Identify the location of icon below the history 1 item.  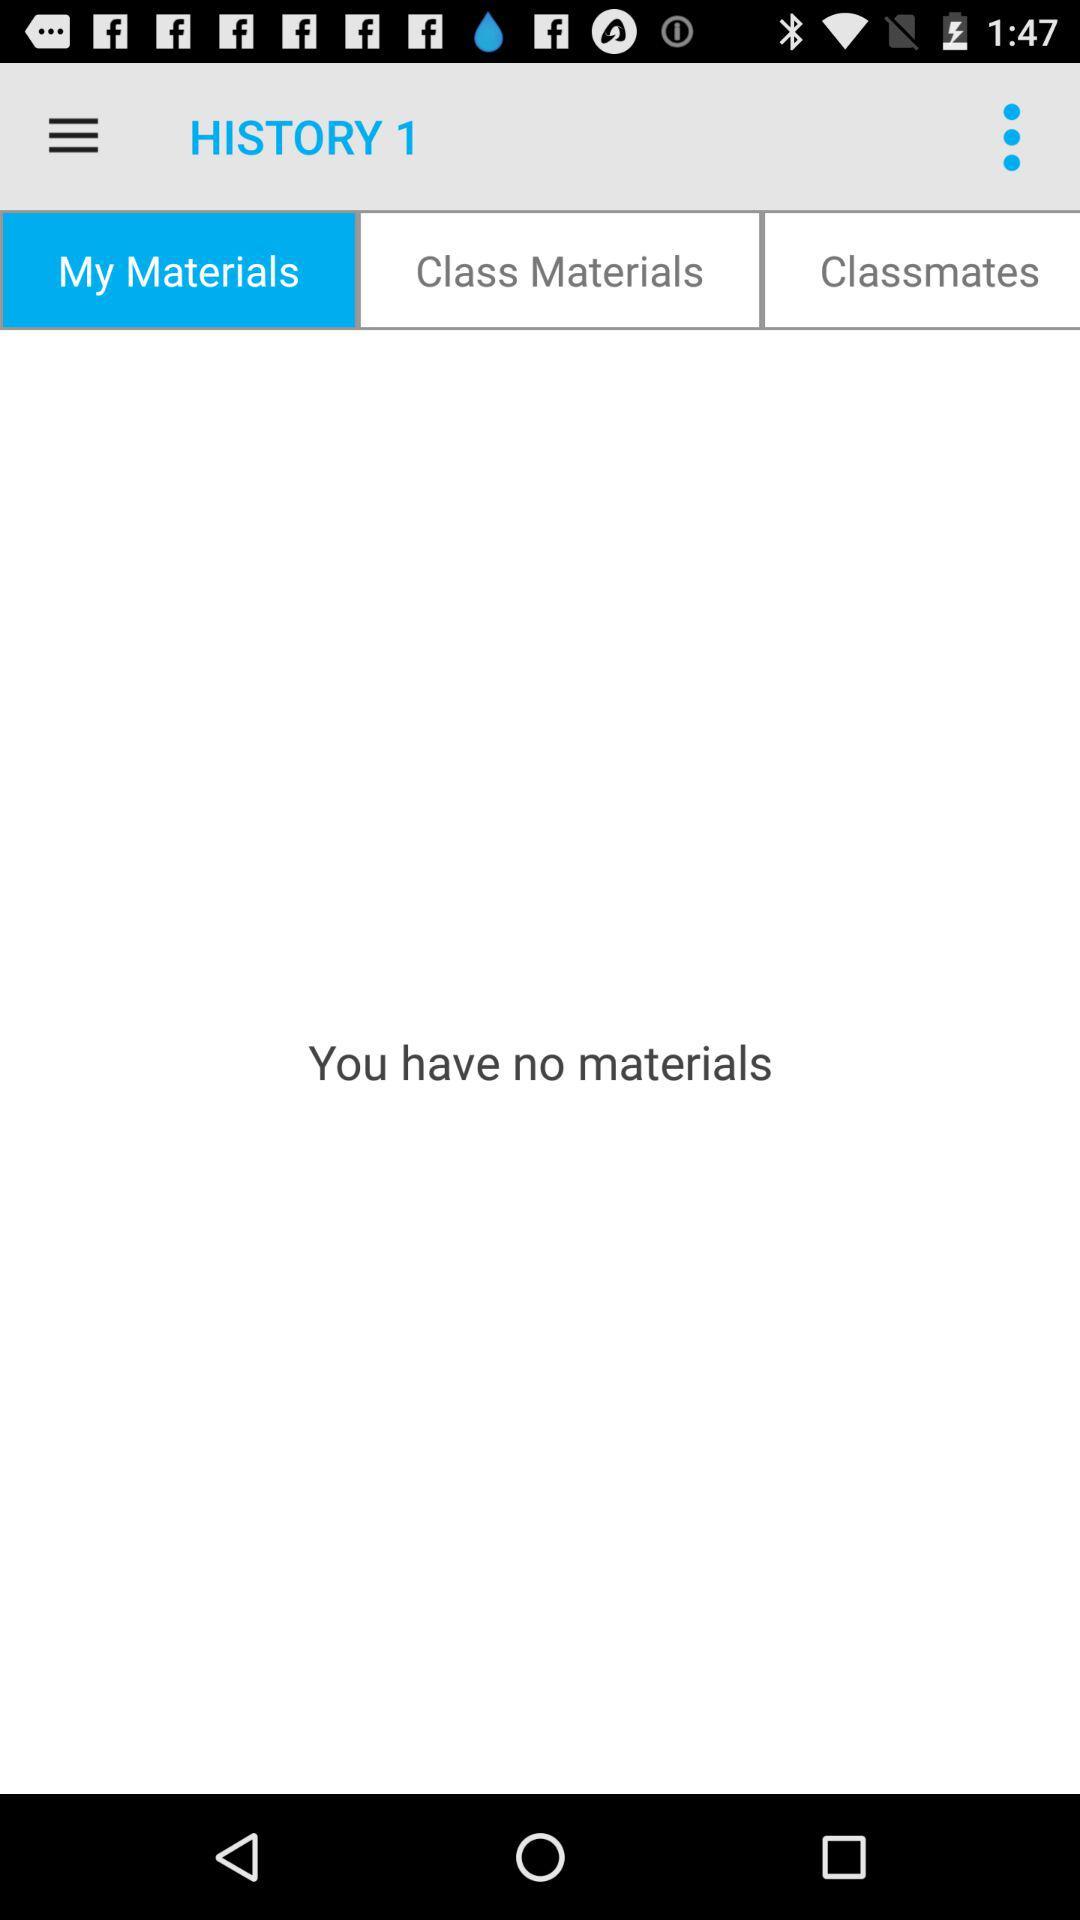
(559, 268).